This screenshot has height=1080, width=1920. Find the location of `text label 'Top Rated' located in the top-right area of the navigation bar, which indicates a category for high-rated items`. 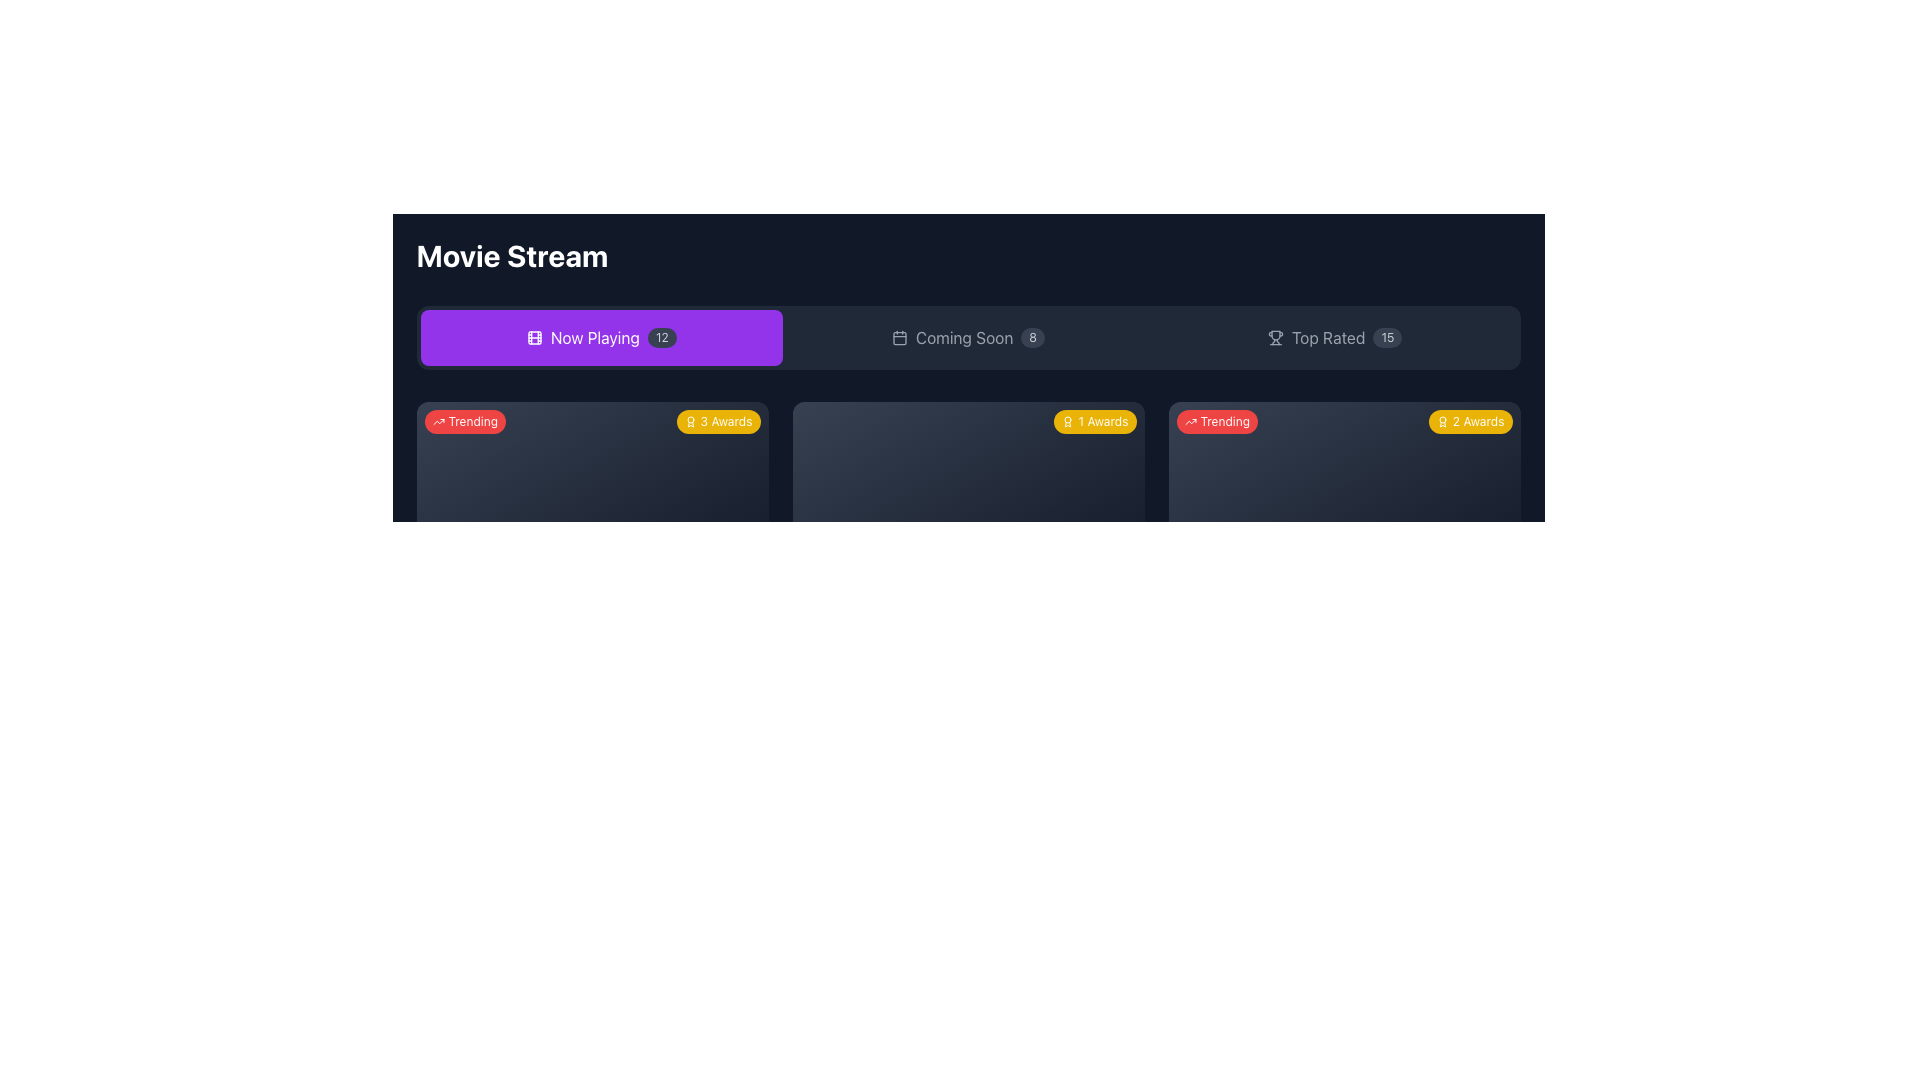

text label 'Top Rated' located in the top-right area of the navigation bar, which indicates a category for high-rated items is located at coordinates (1328, 337).